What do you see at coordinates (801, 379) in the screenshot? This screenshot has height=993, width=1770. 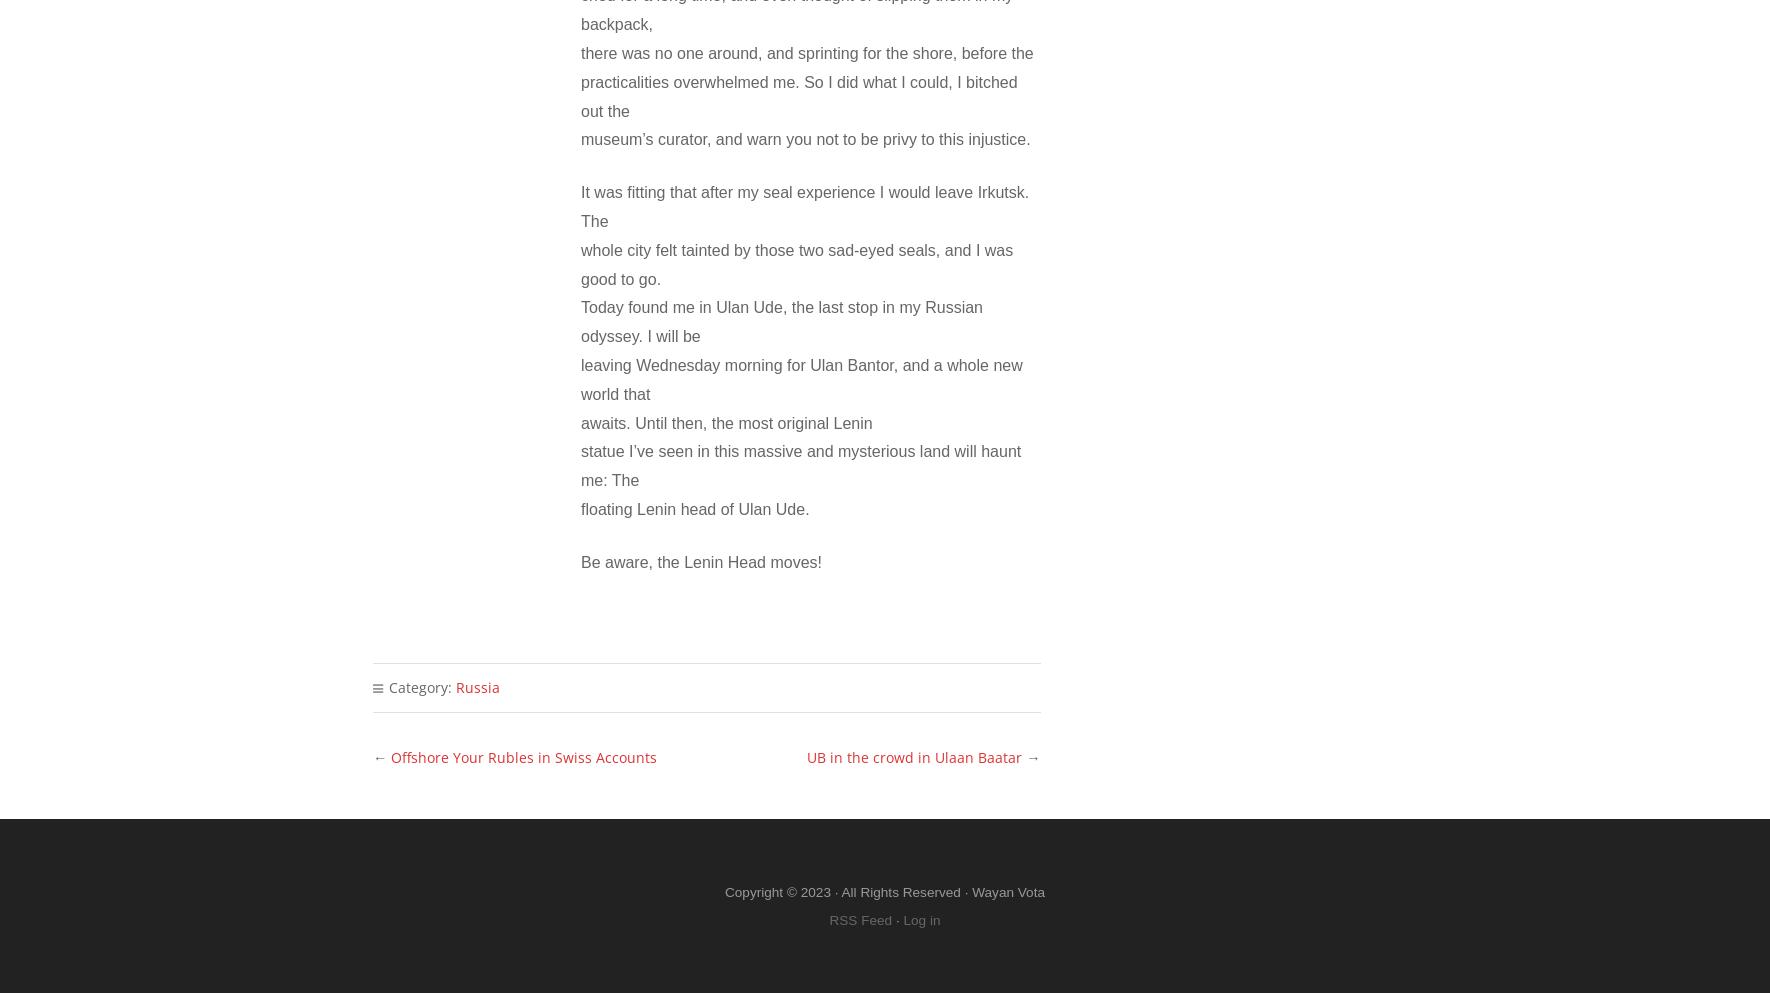 I see `'leaving Wednesday morning for Ulan Bantor, and a whole new world that'` at bounding box center [801, 379].